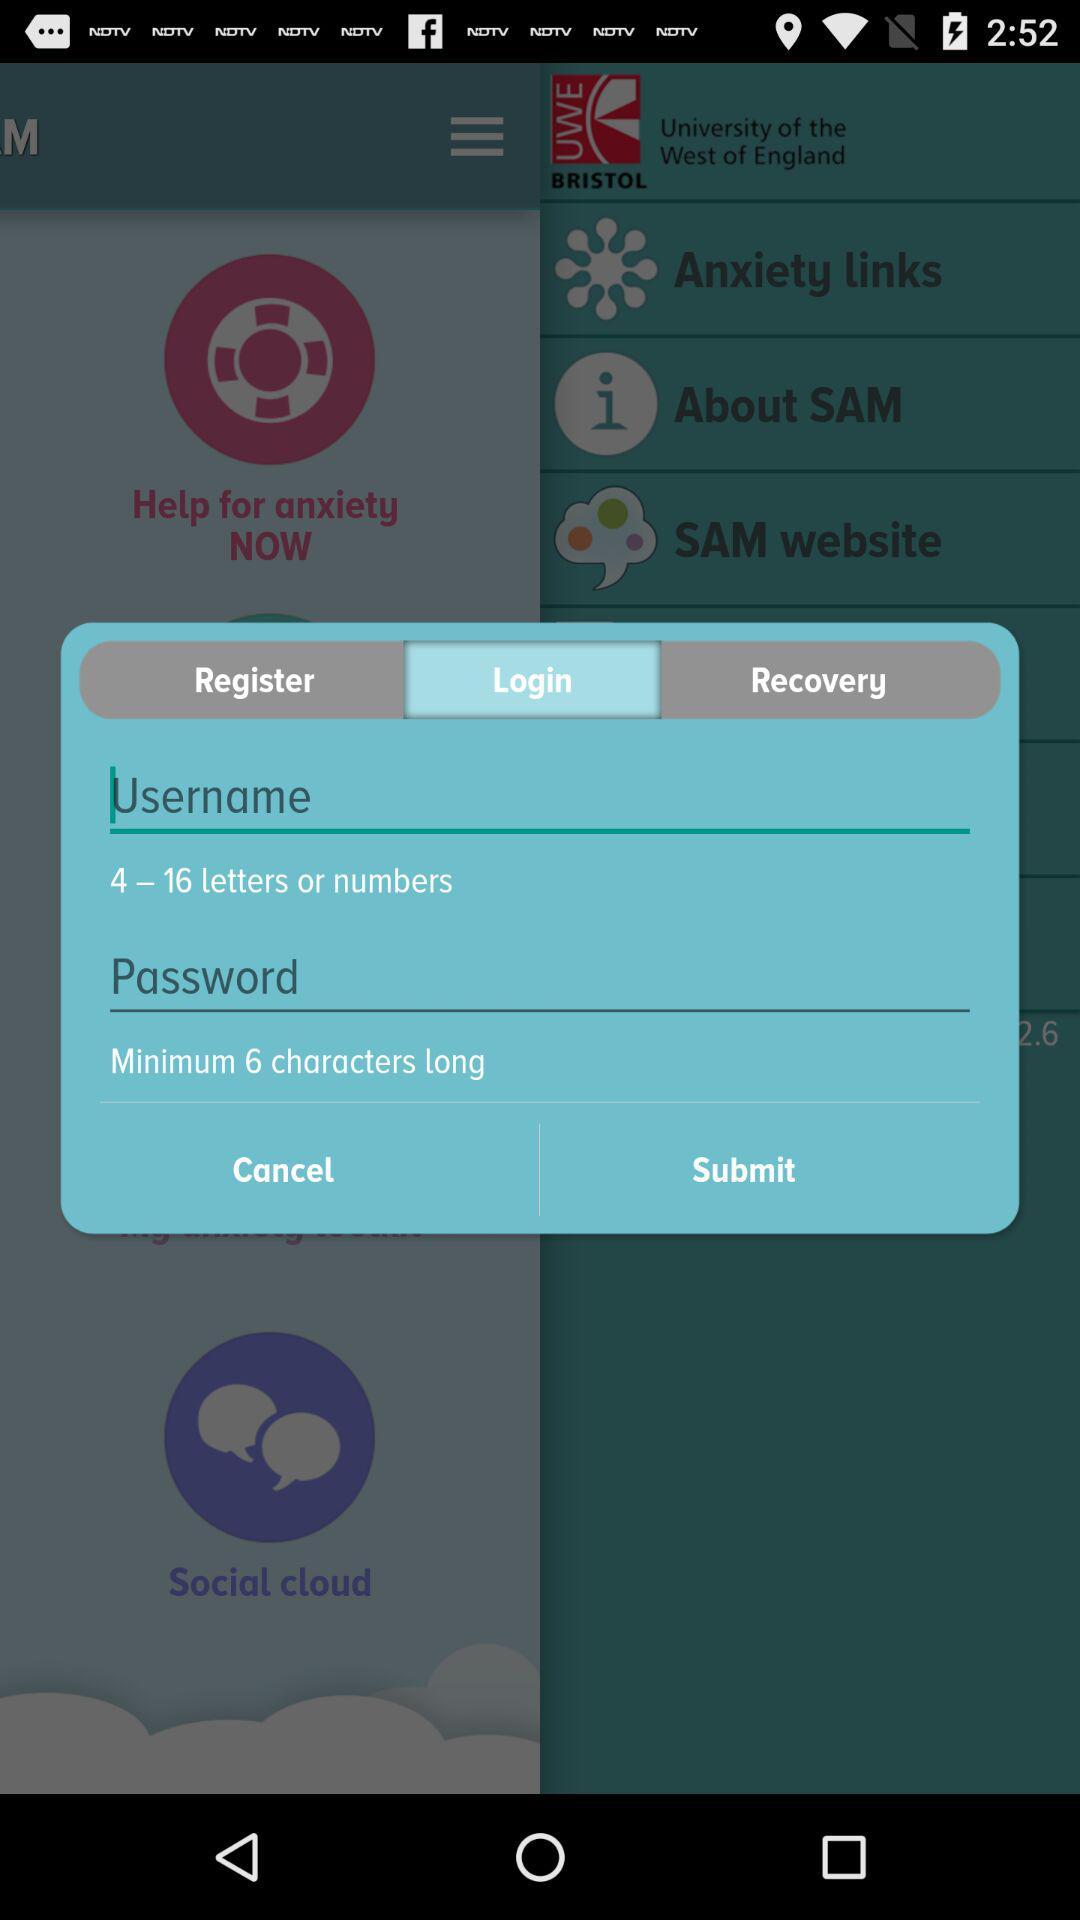 The height and width of the screenshot is (1920, 1080). Describe the element at coordinates (308, 1169) in the screenshot. I see `the cancel` at that location.